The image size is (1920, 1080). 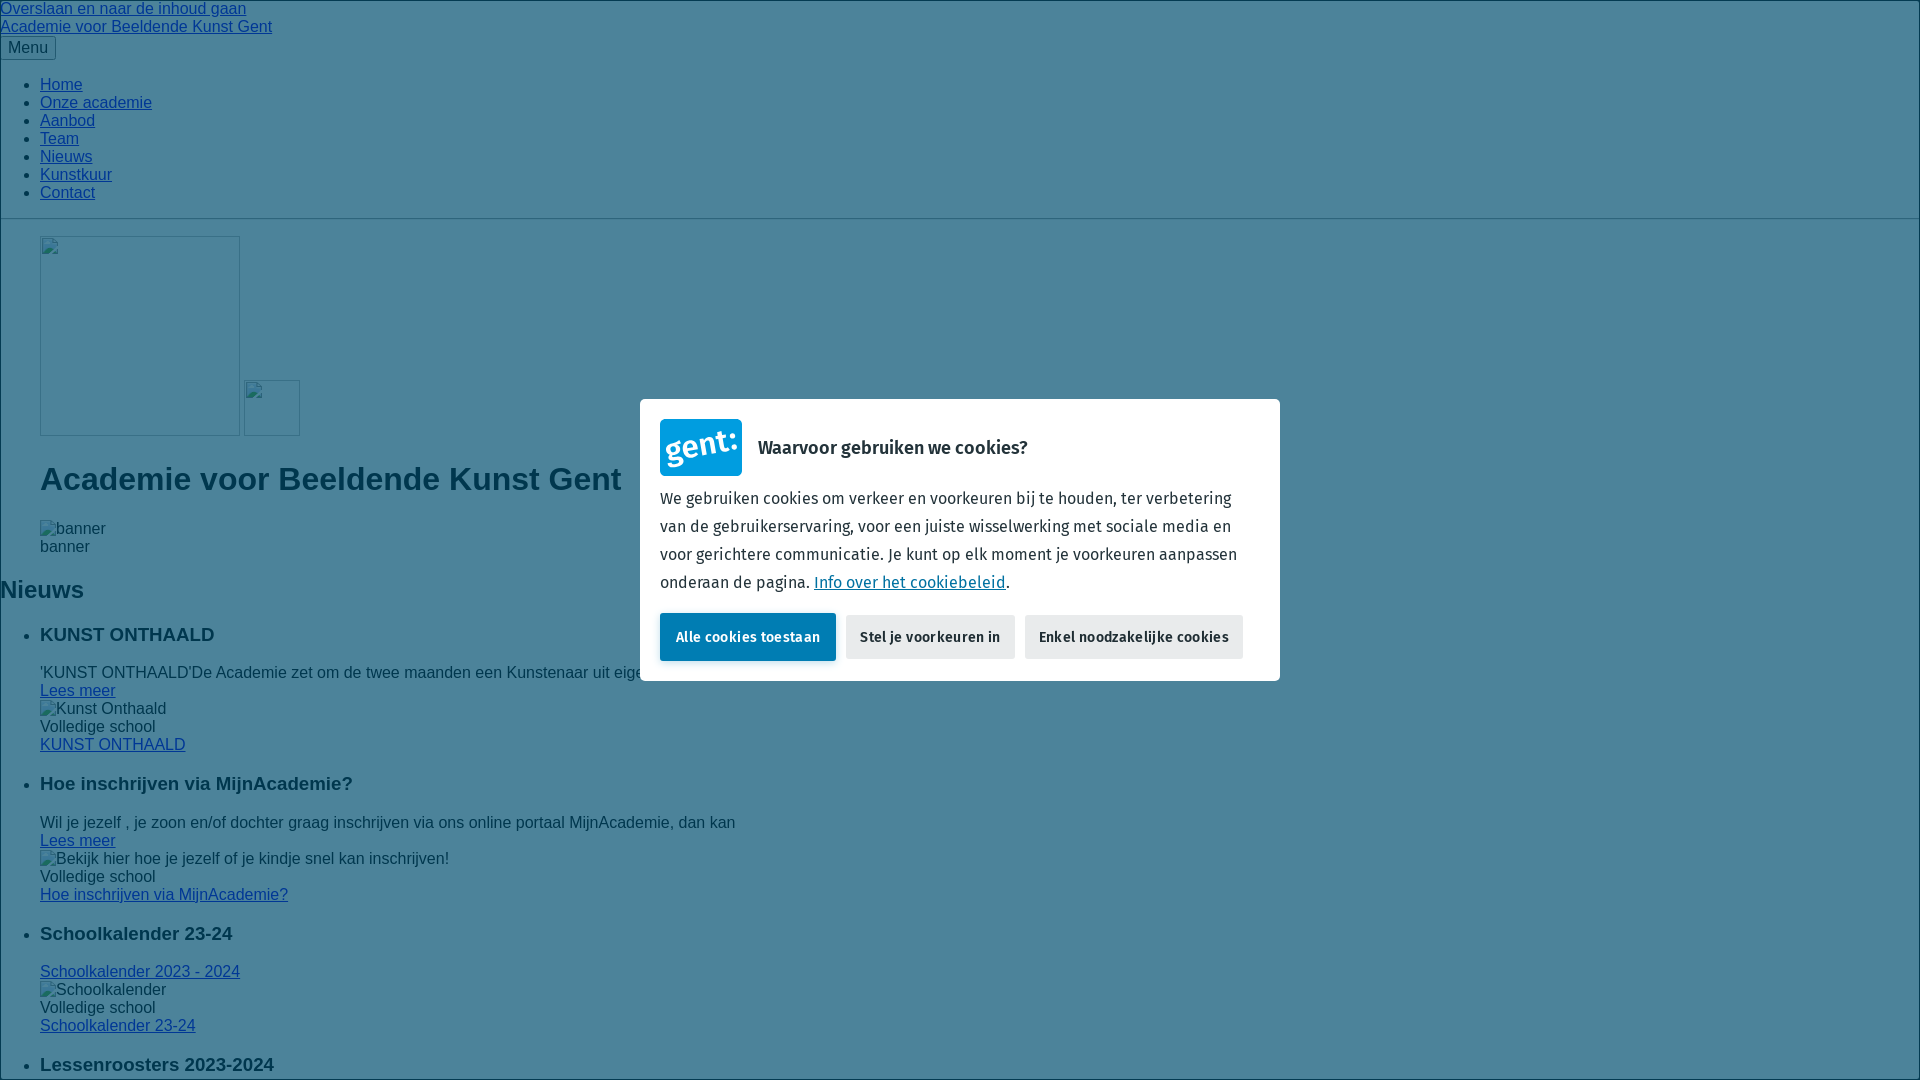 What do you see at coordinates (95, 102) in the screenshot?
I see `'Onze academie'` at bounding box center [95, 102].